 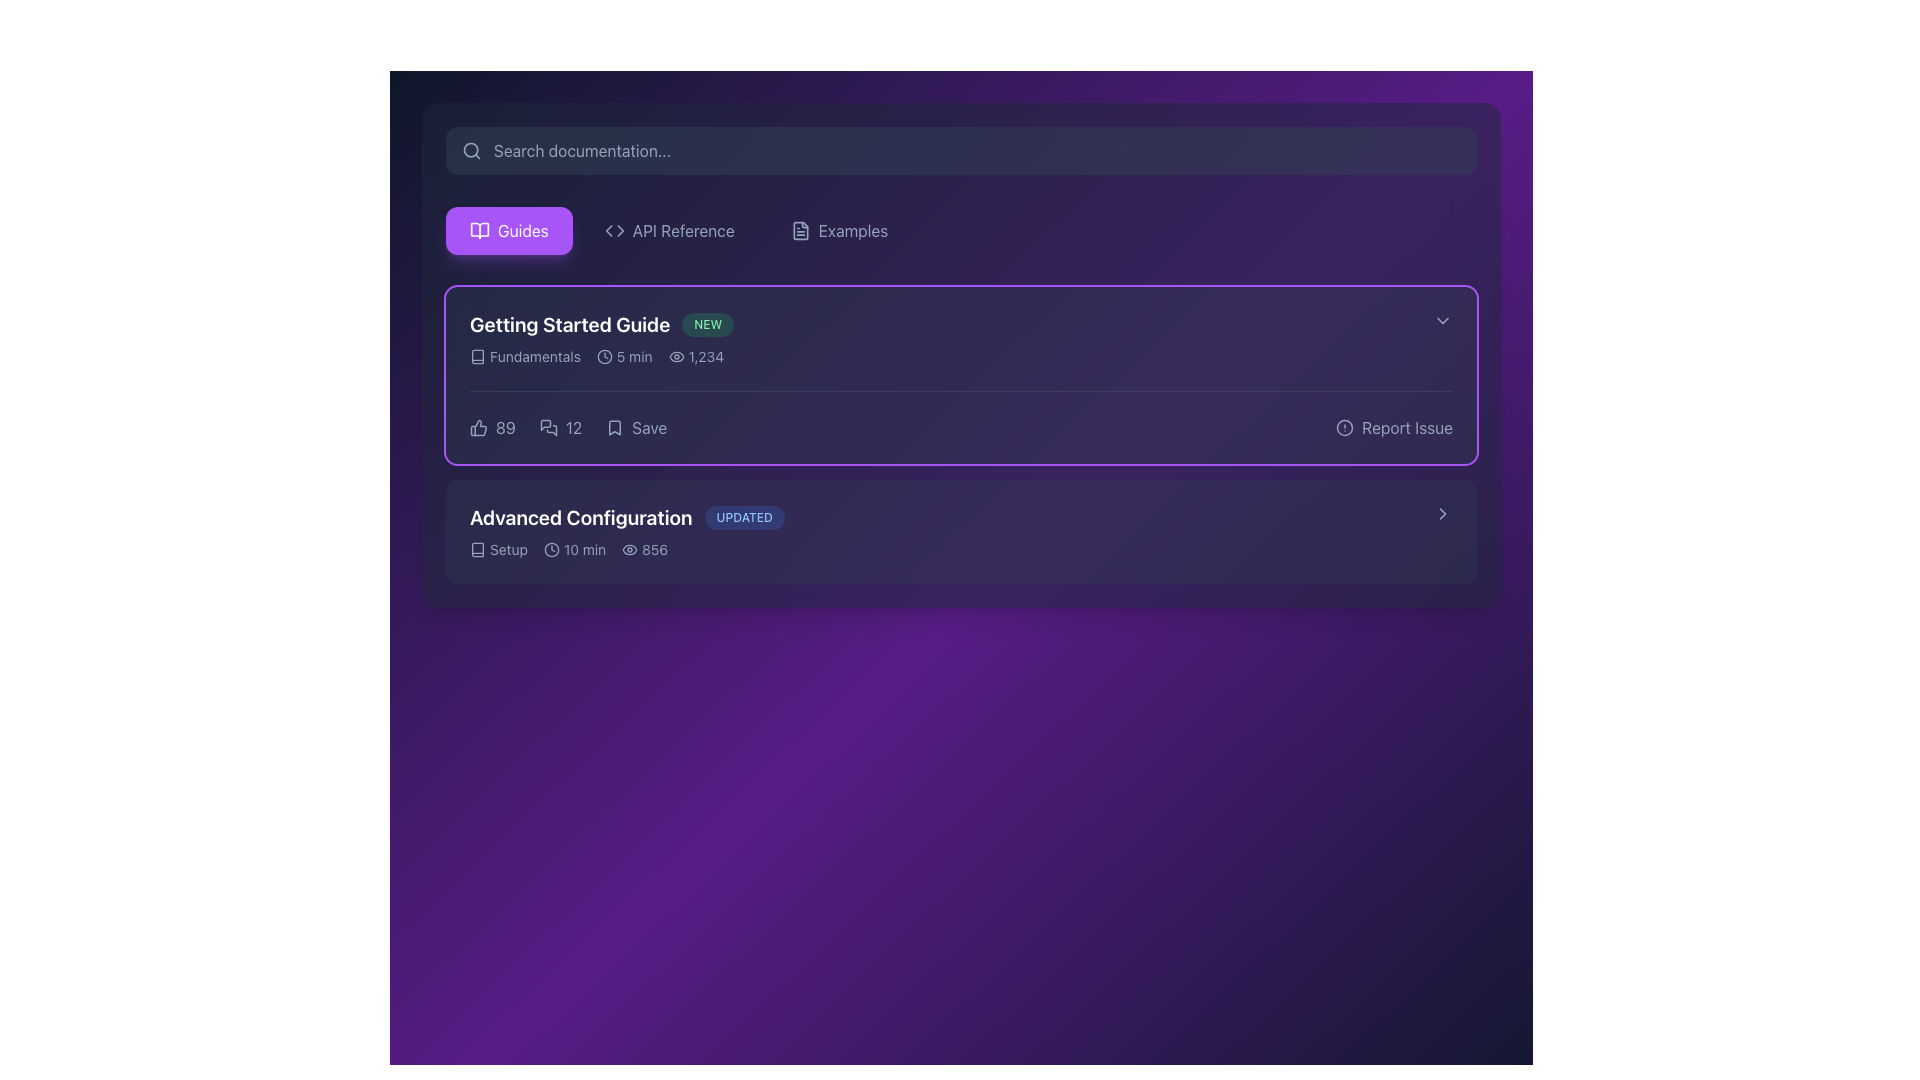 I want to click on the 'Guides' button that contains the decorative open book icon, located near the top-left corner of the layout, so click(x=480, y=230).